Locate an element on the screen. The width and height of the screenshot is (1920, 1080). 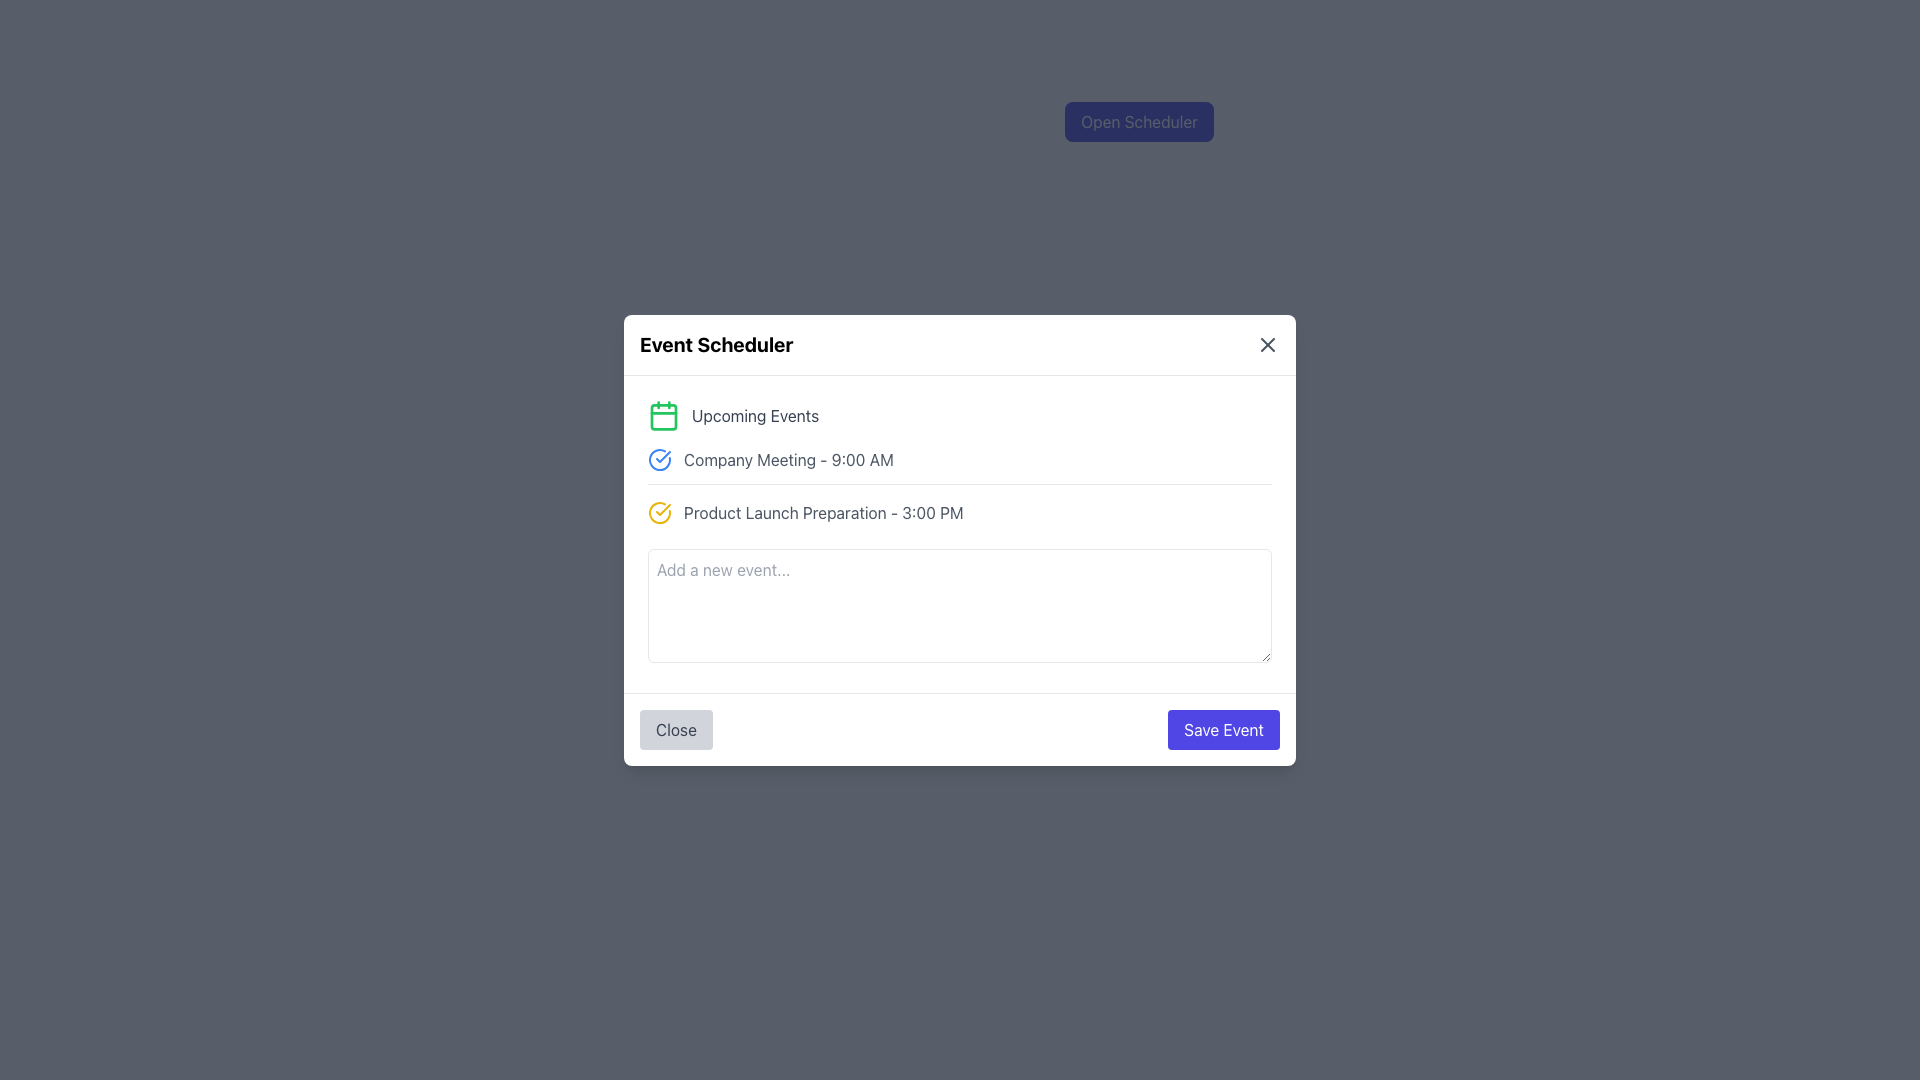
the 'X' icon close button in the top-right corner of the 'Event Scheduler' dialog box to change its color is located at coordinates (1266, 342).